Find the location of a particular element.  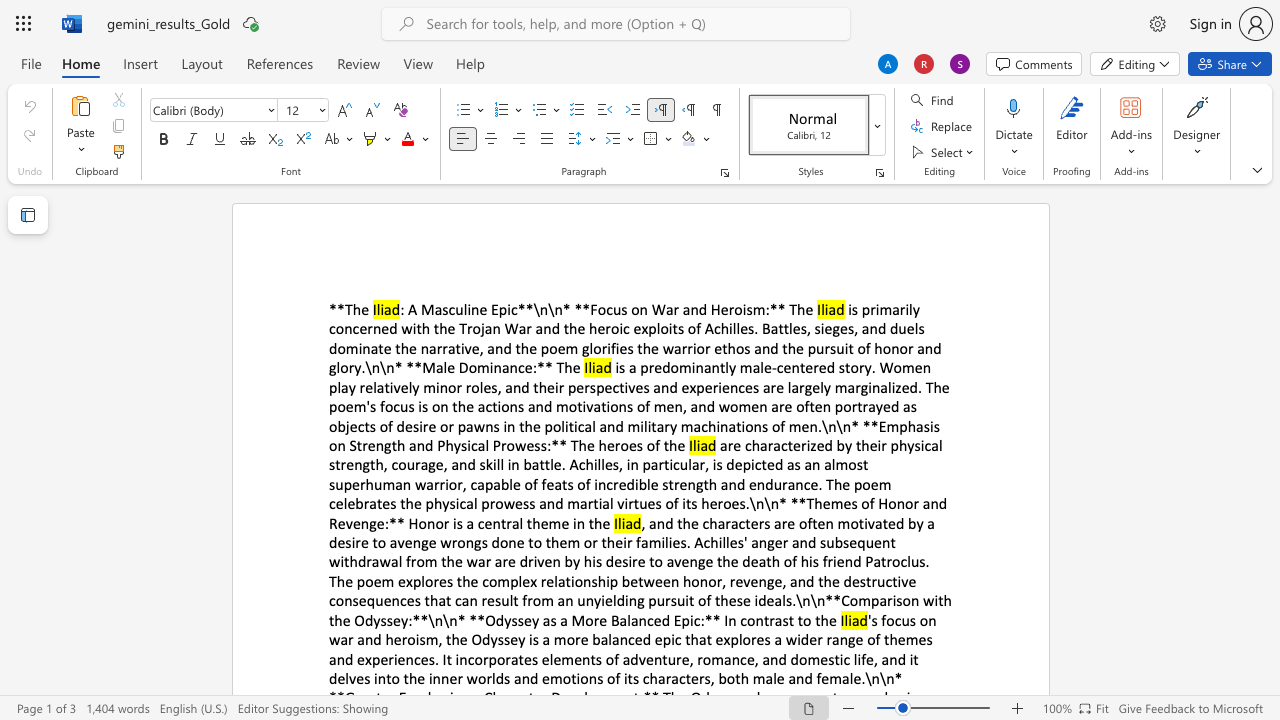

the 22th character "e" in the text is located at coordinates (528, 367).